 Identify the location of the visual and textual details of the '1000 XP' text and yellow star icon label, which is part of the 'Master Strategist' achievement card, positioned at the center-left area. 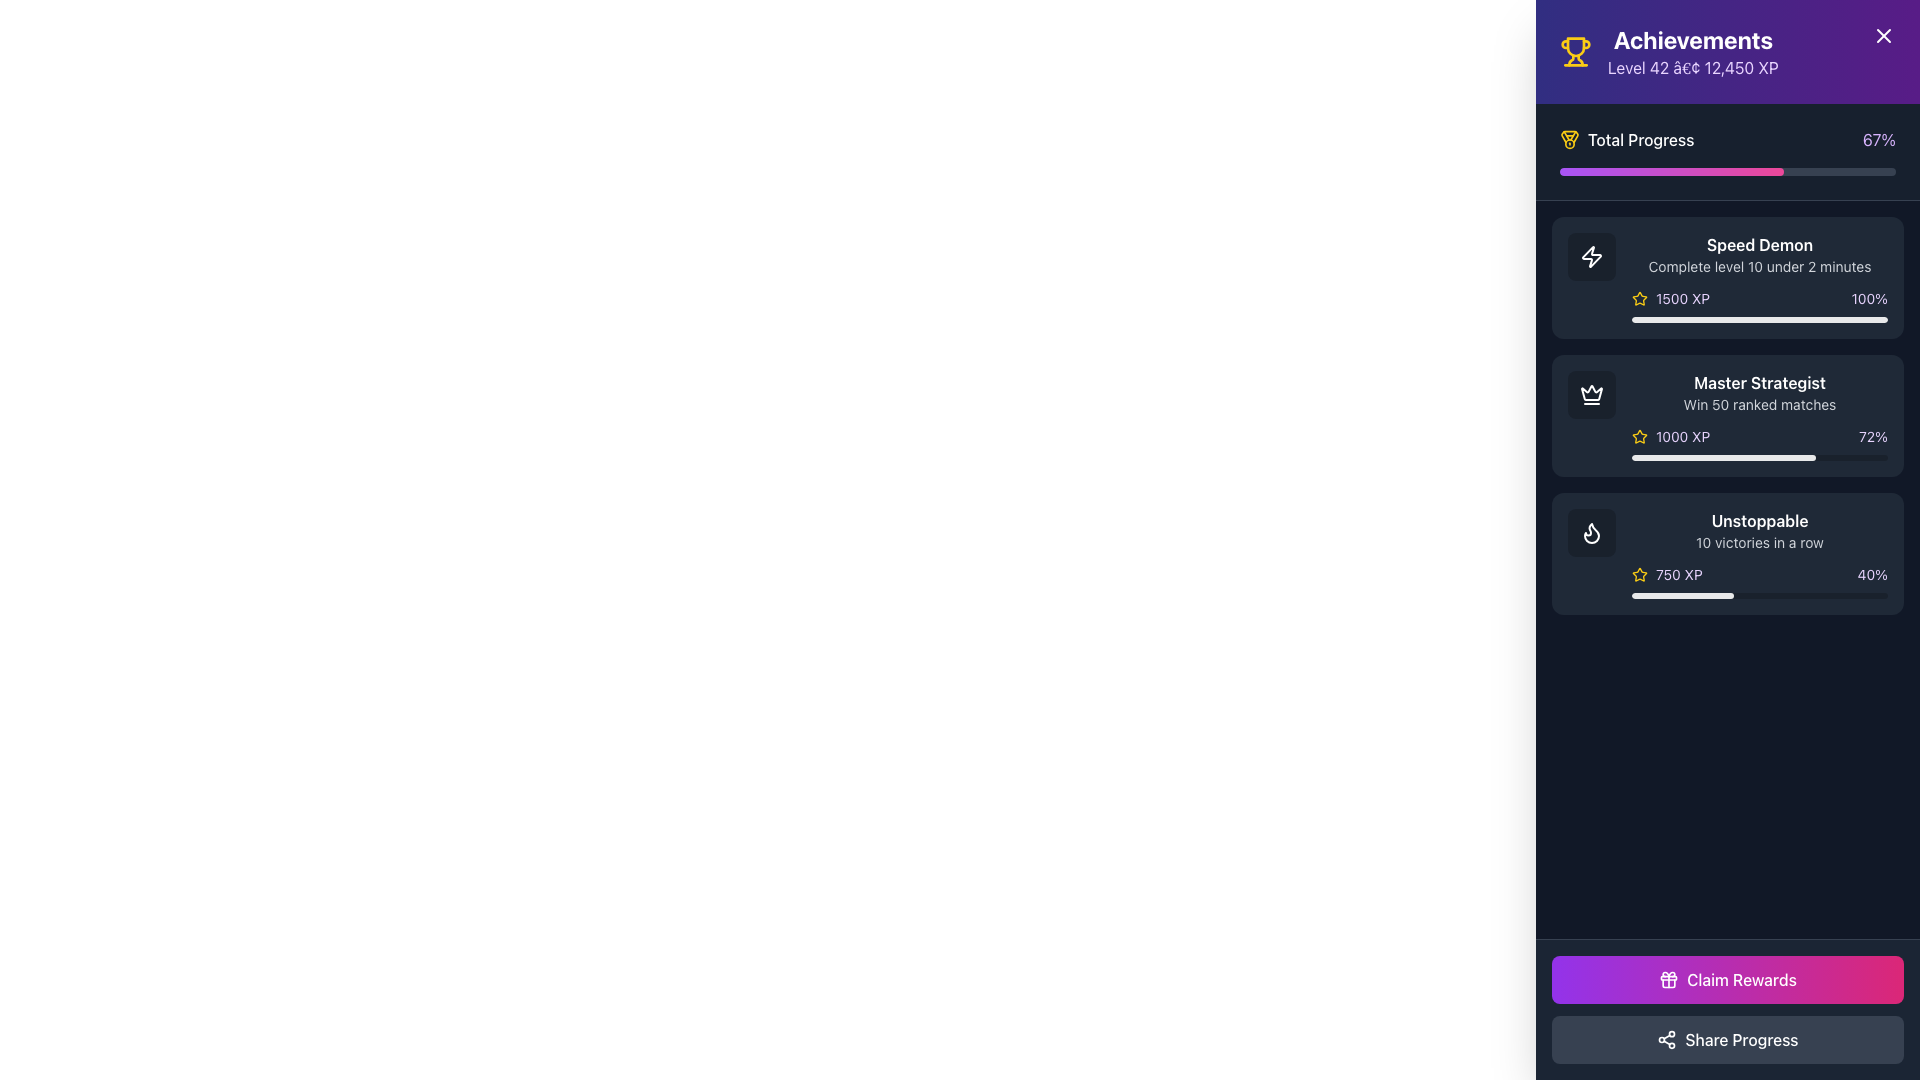
(1671, 435).